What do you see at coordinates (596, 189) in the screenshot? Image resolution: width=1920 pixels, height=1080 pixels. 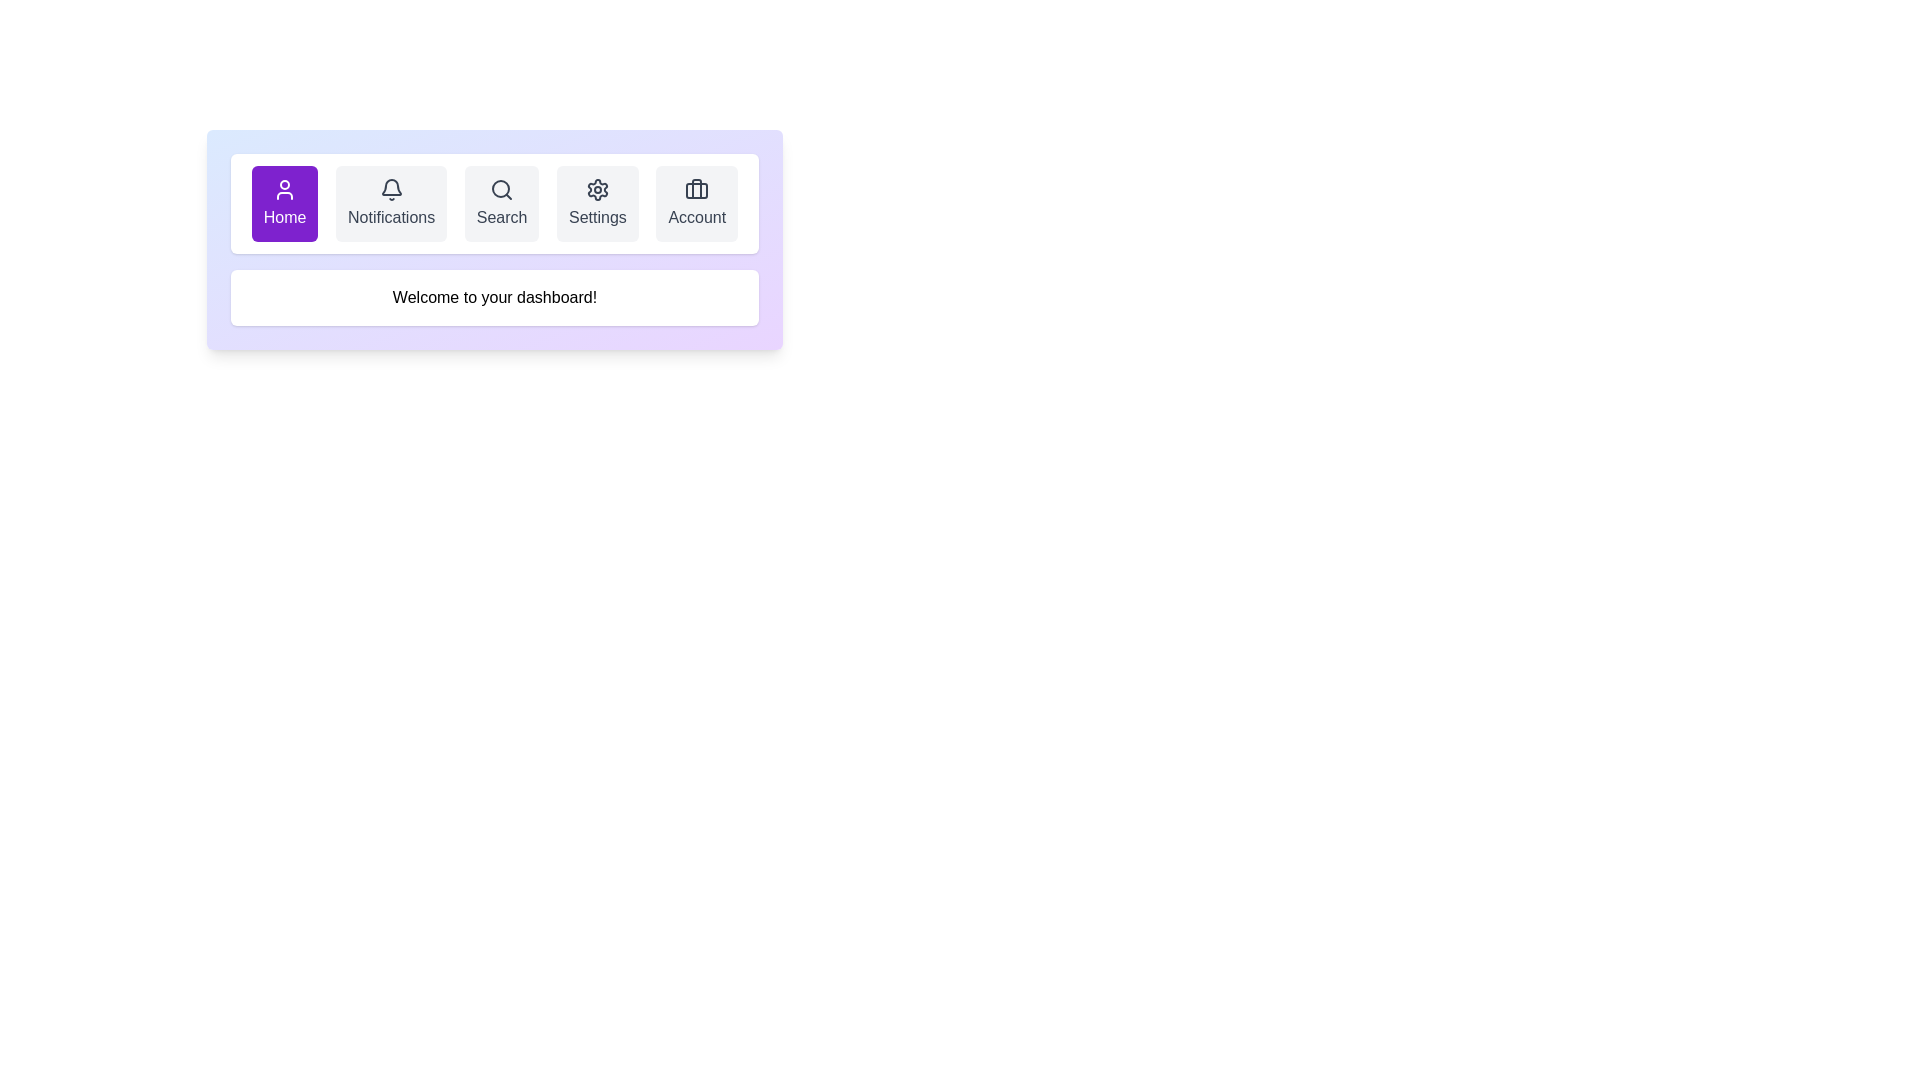 I see `the gear icon in the 'Settings' menu` at bounding box center [596, 189].